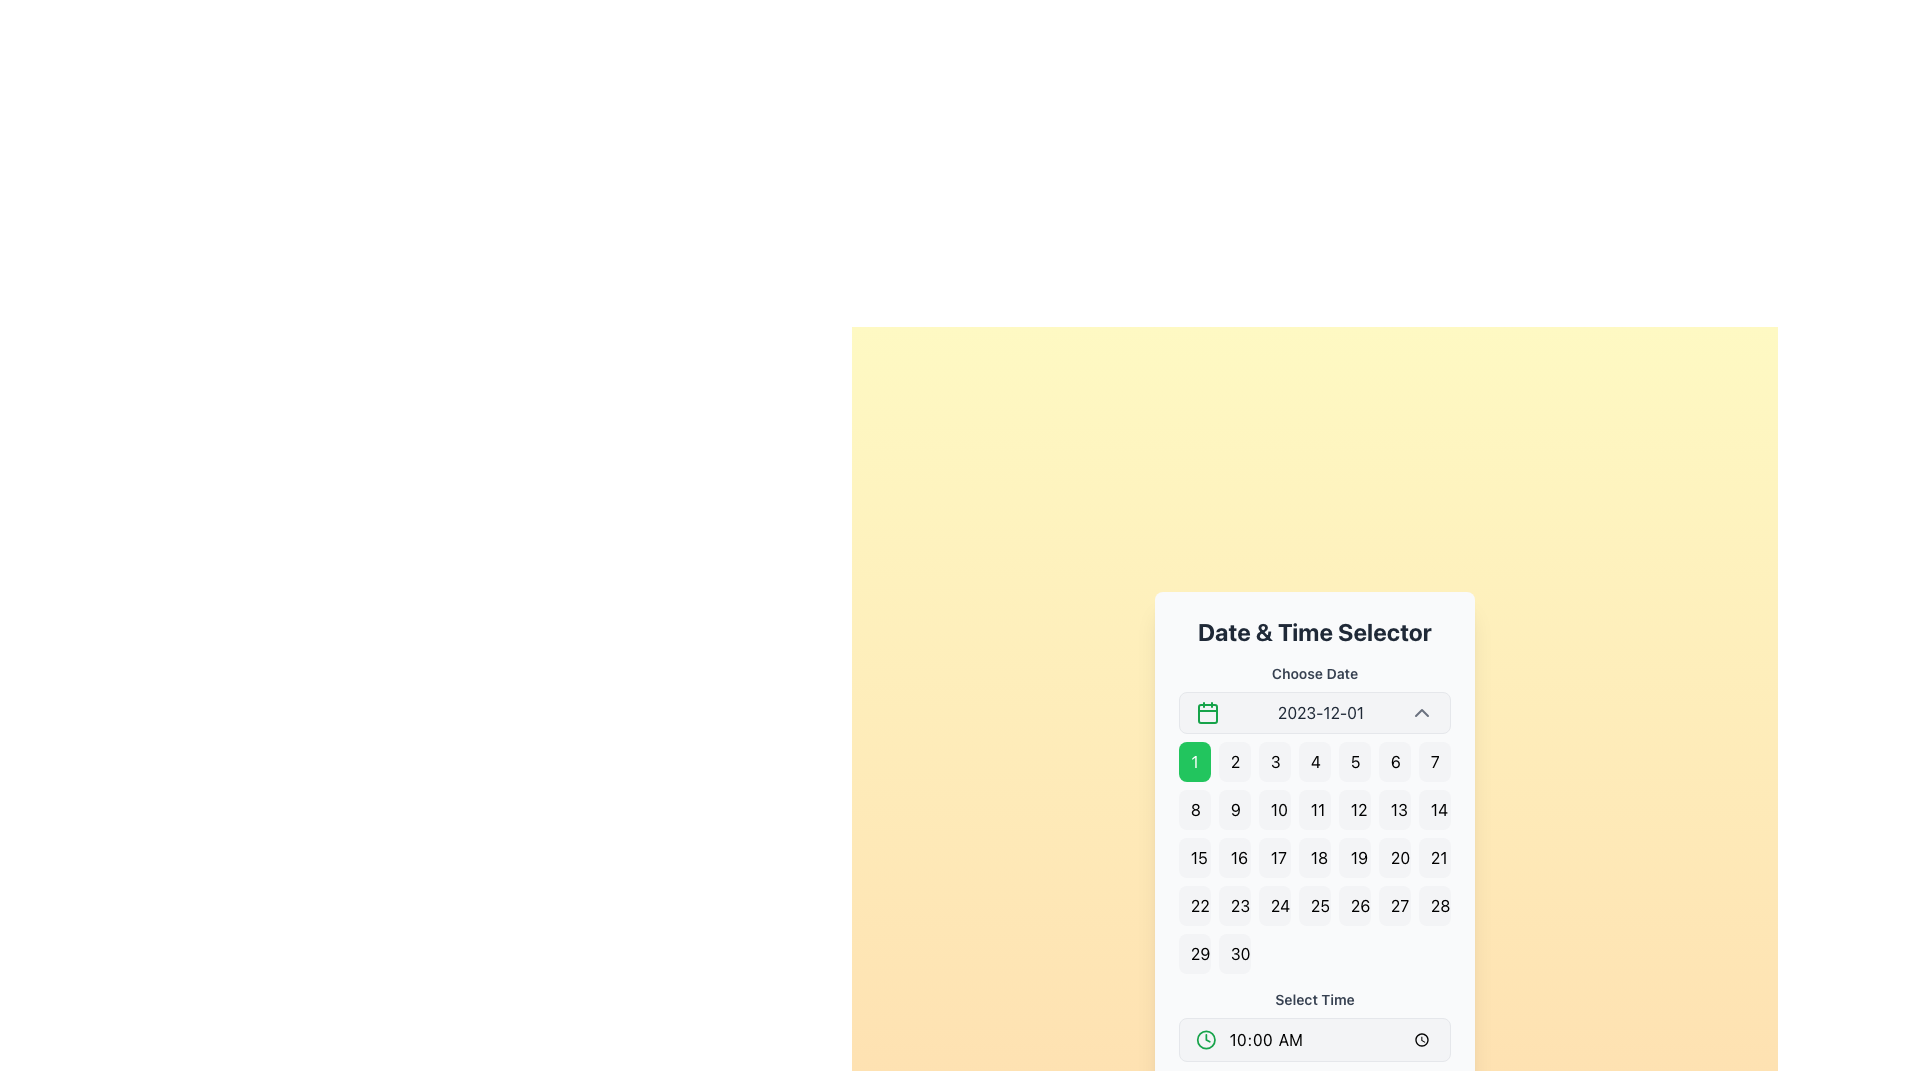 This screenshot has height=1080, width=1920. Describe the element at coordinates (1354, 810) in the screenshot. I see `the square button displaying the number '12'` at that location.